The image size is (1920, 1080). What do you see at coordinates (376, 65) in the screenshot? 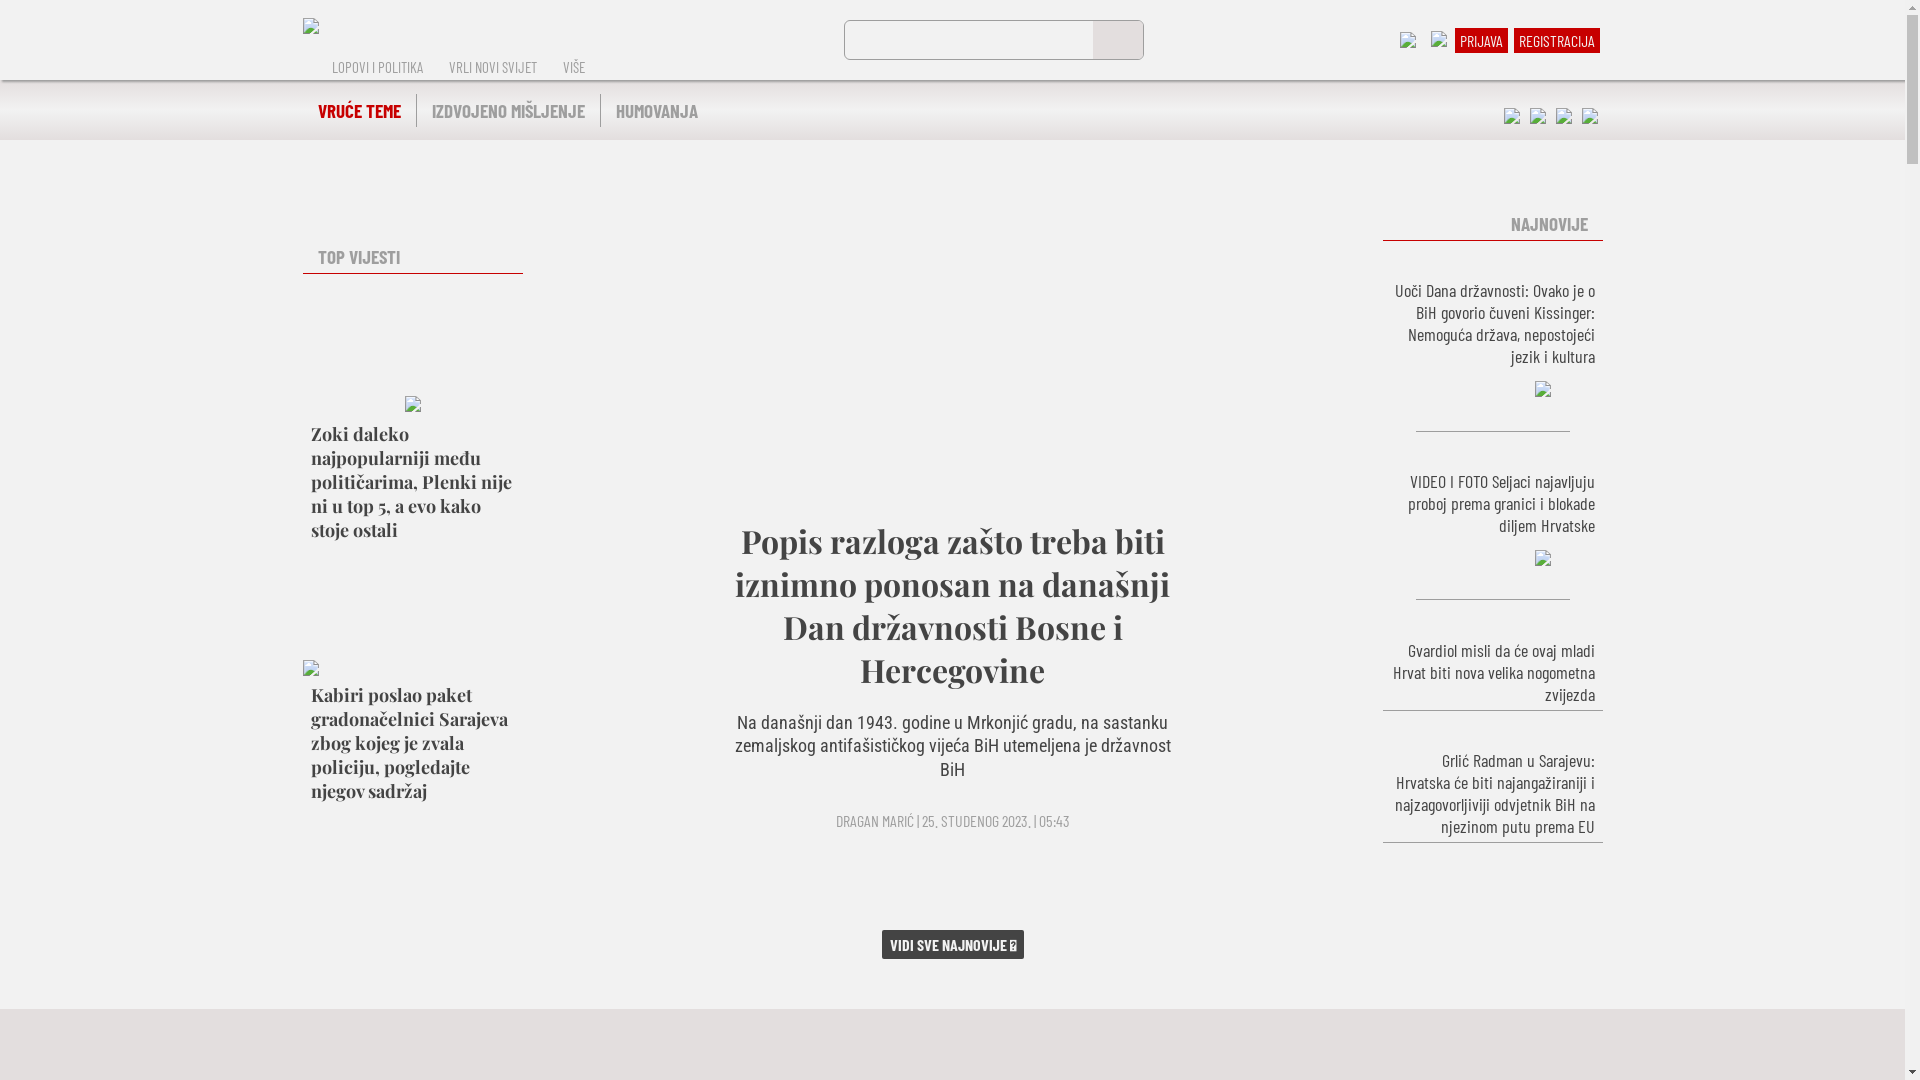
I see `'LOPOVI I POLITIKA'` at bounding box center [376, 65].